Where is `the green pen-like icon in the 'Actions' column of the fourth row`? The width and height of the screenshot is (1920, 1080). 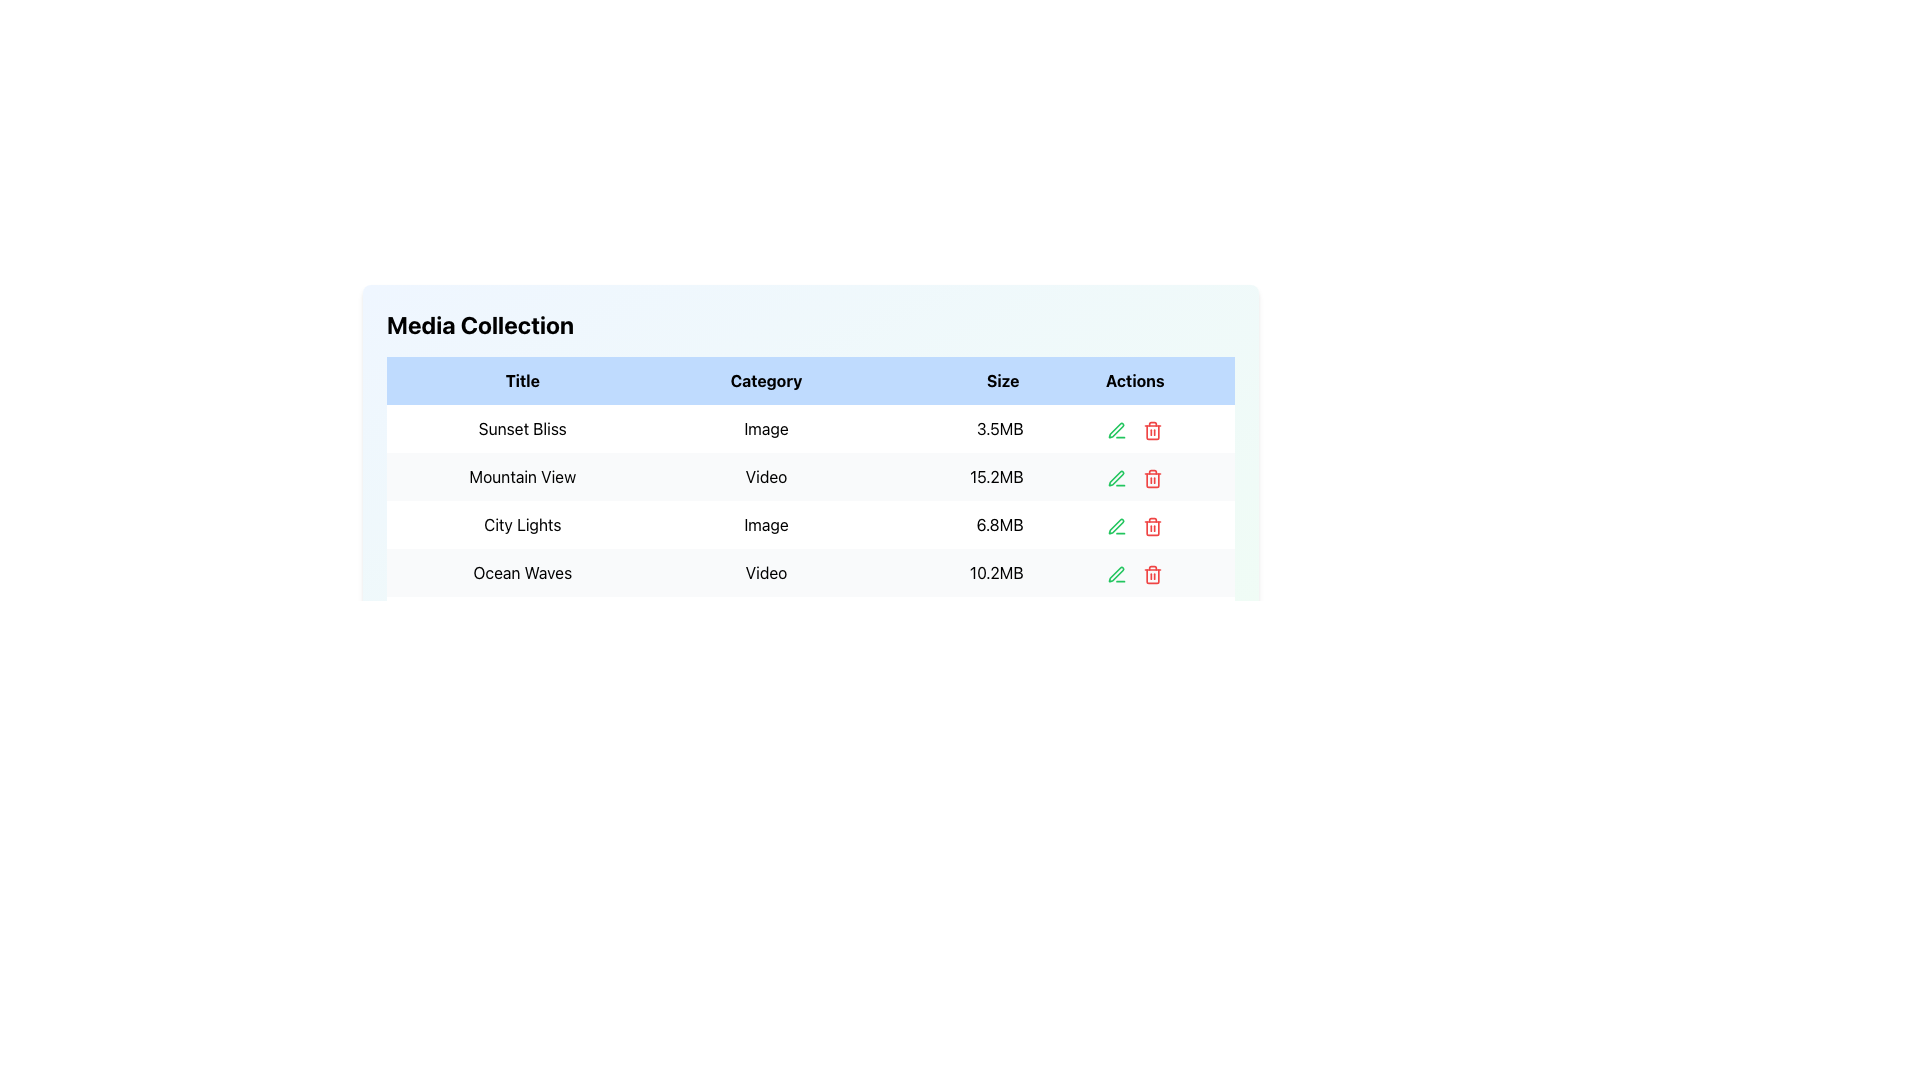
the green pen-like icon in the 'Actions' column of the fourth row is located at coordinates (1116, 574).